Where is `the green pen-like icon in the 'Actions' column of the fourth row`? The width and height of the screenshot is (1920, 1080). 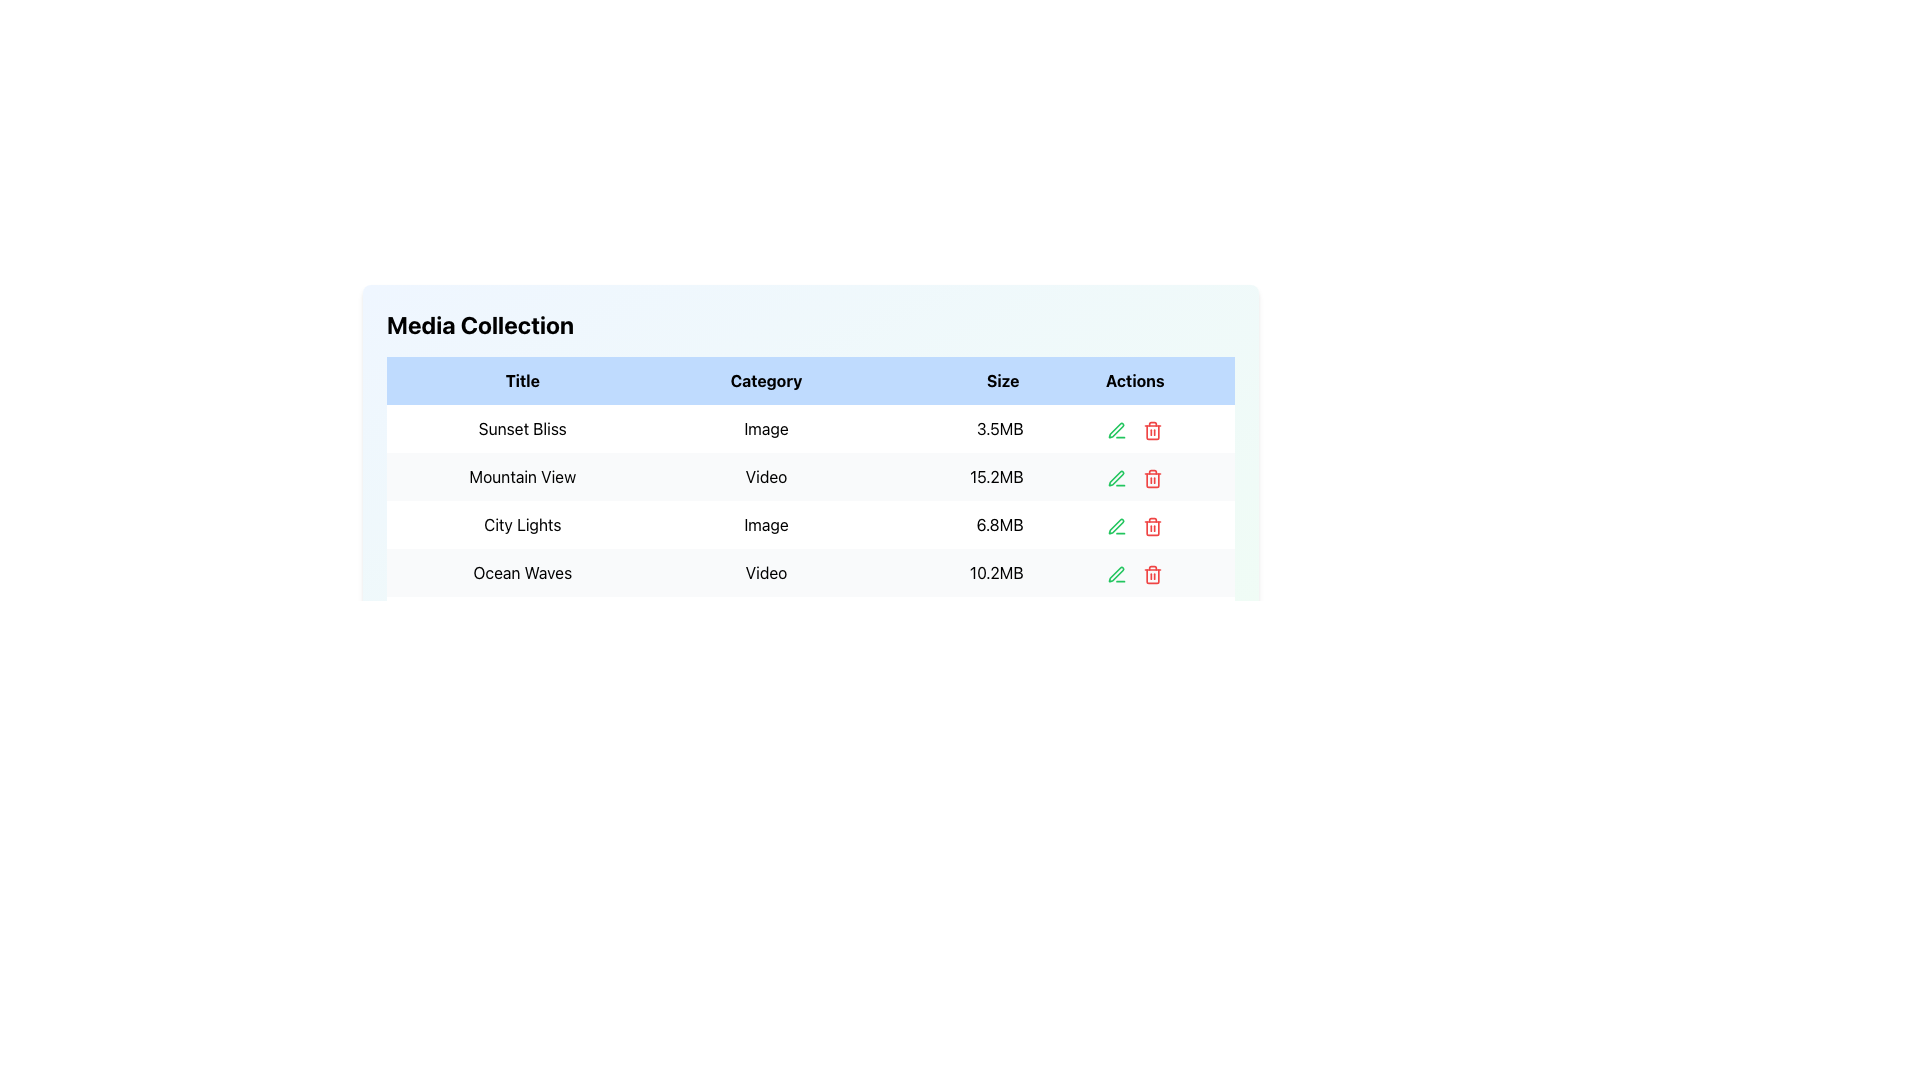
the green pen-like icon in the 'Actions' column of the fourth row is located at coordinates (1116, 574).